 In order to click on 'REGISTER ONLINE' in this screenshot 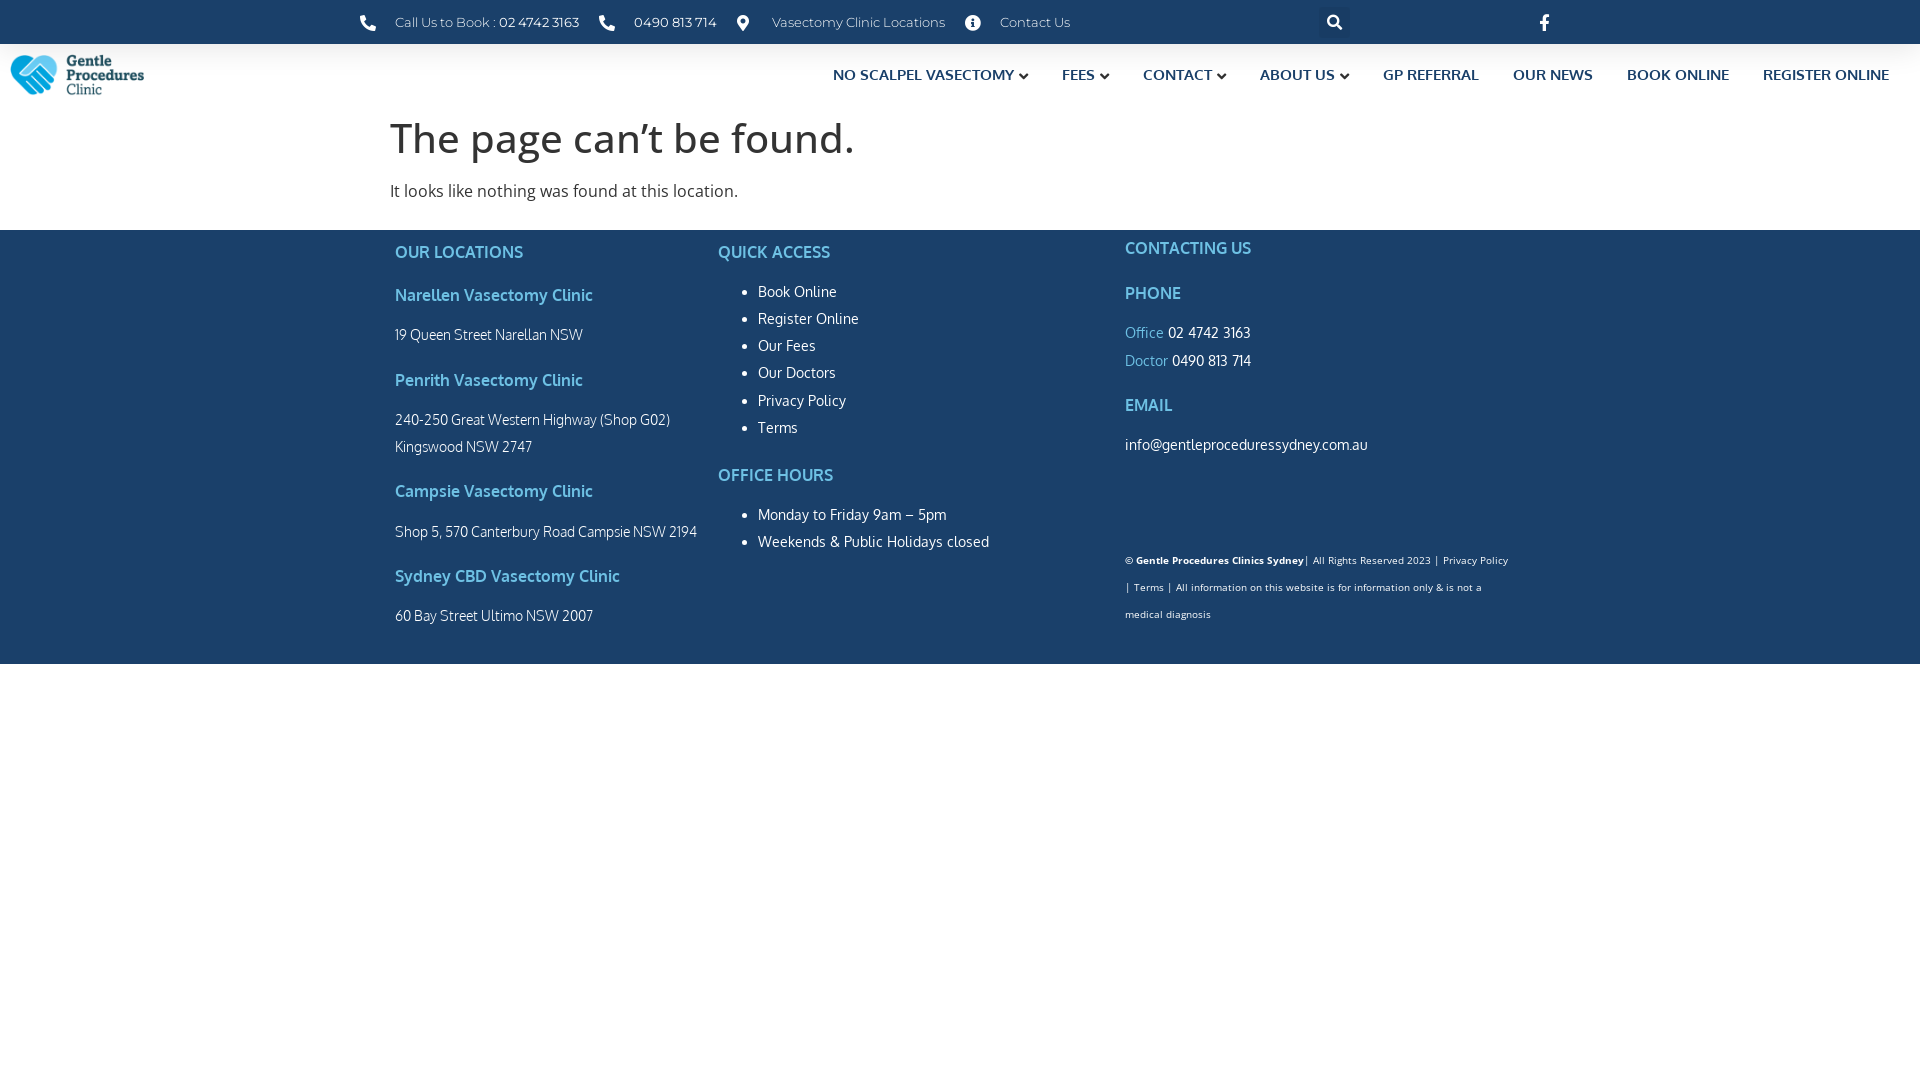, I will do `click(1825, 73)`.